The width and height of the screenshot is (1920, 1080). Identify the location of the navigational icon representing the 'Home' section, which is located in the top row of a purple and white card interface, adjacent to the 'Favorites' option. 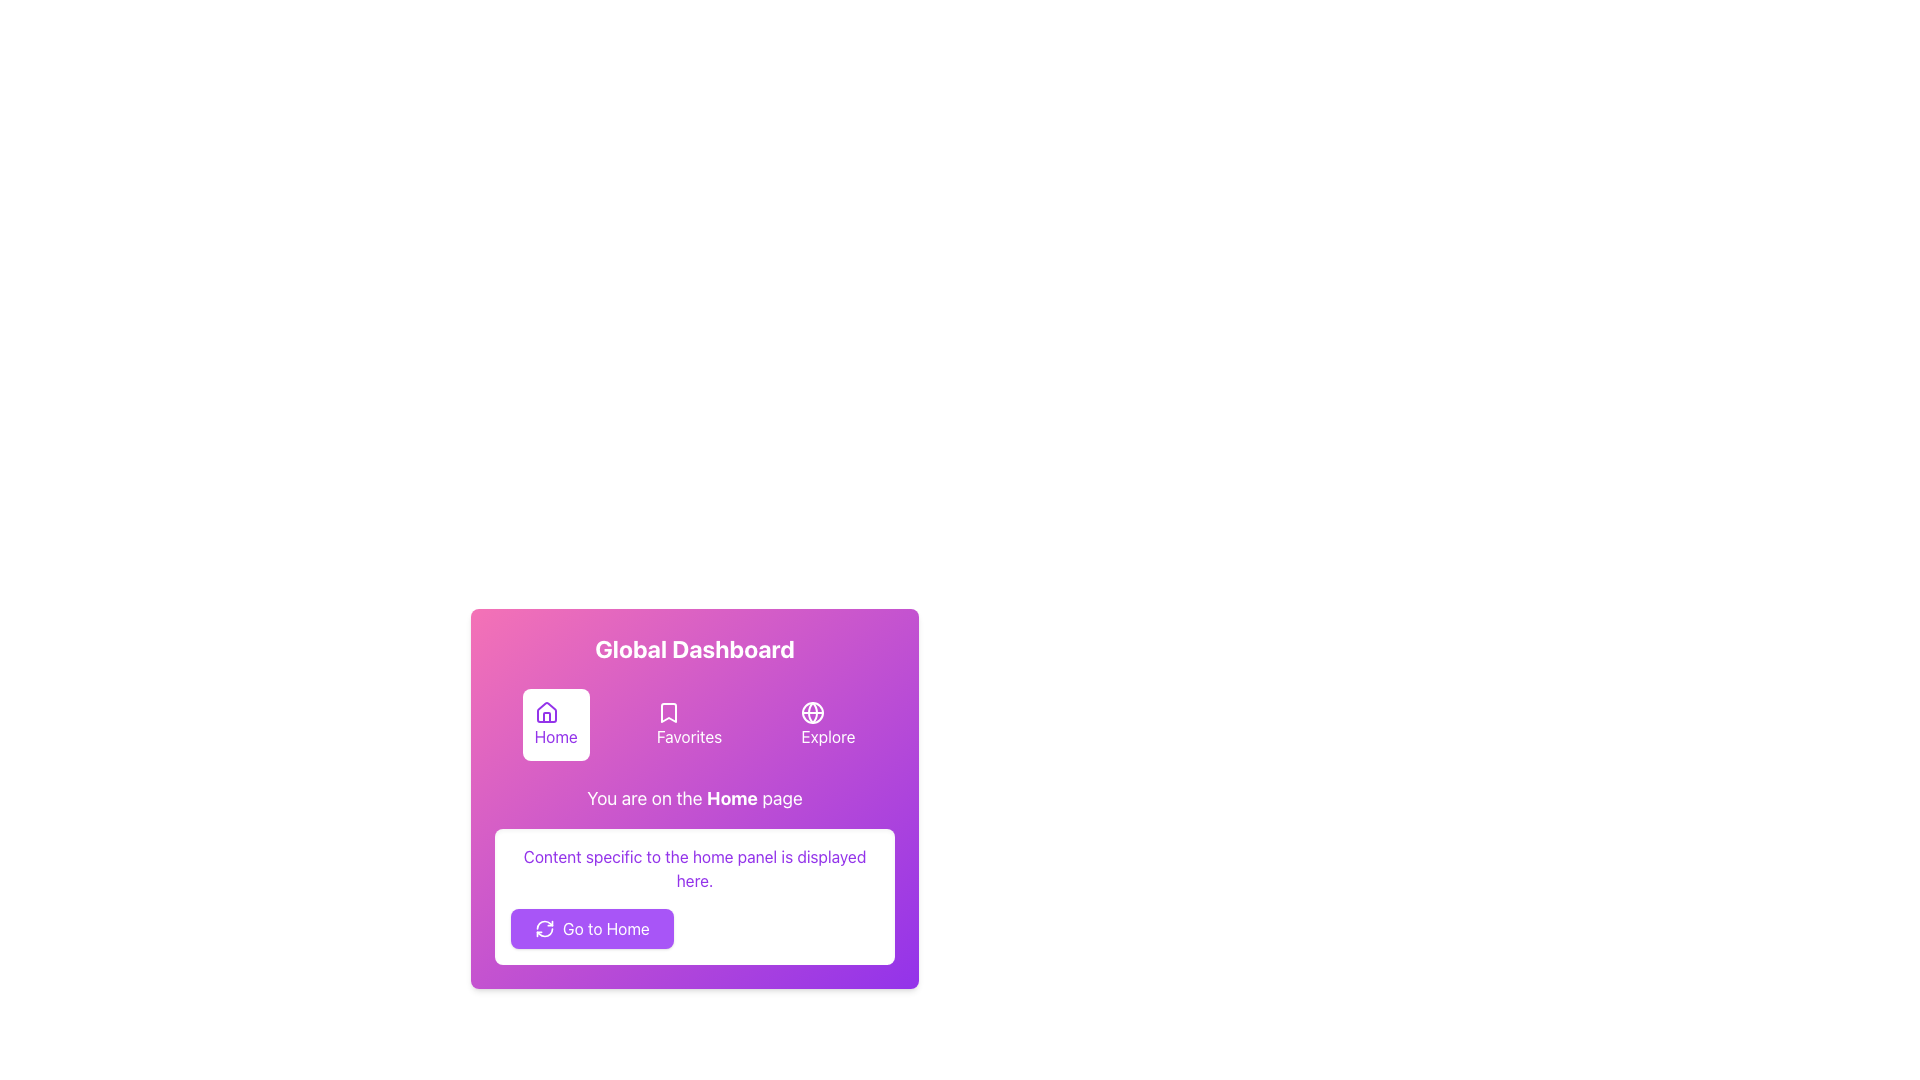
(546, 712).